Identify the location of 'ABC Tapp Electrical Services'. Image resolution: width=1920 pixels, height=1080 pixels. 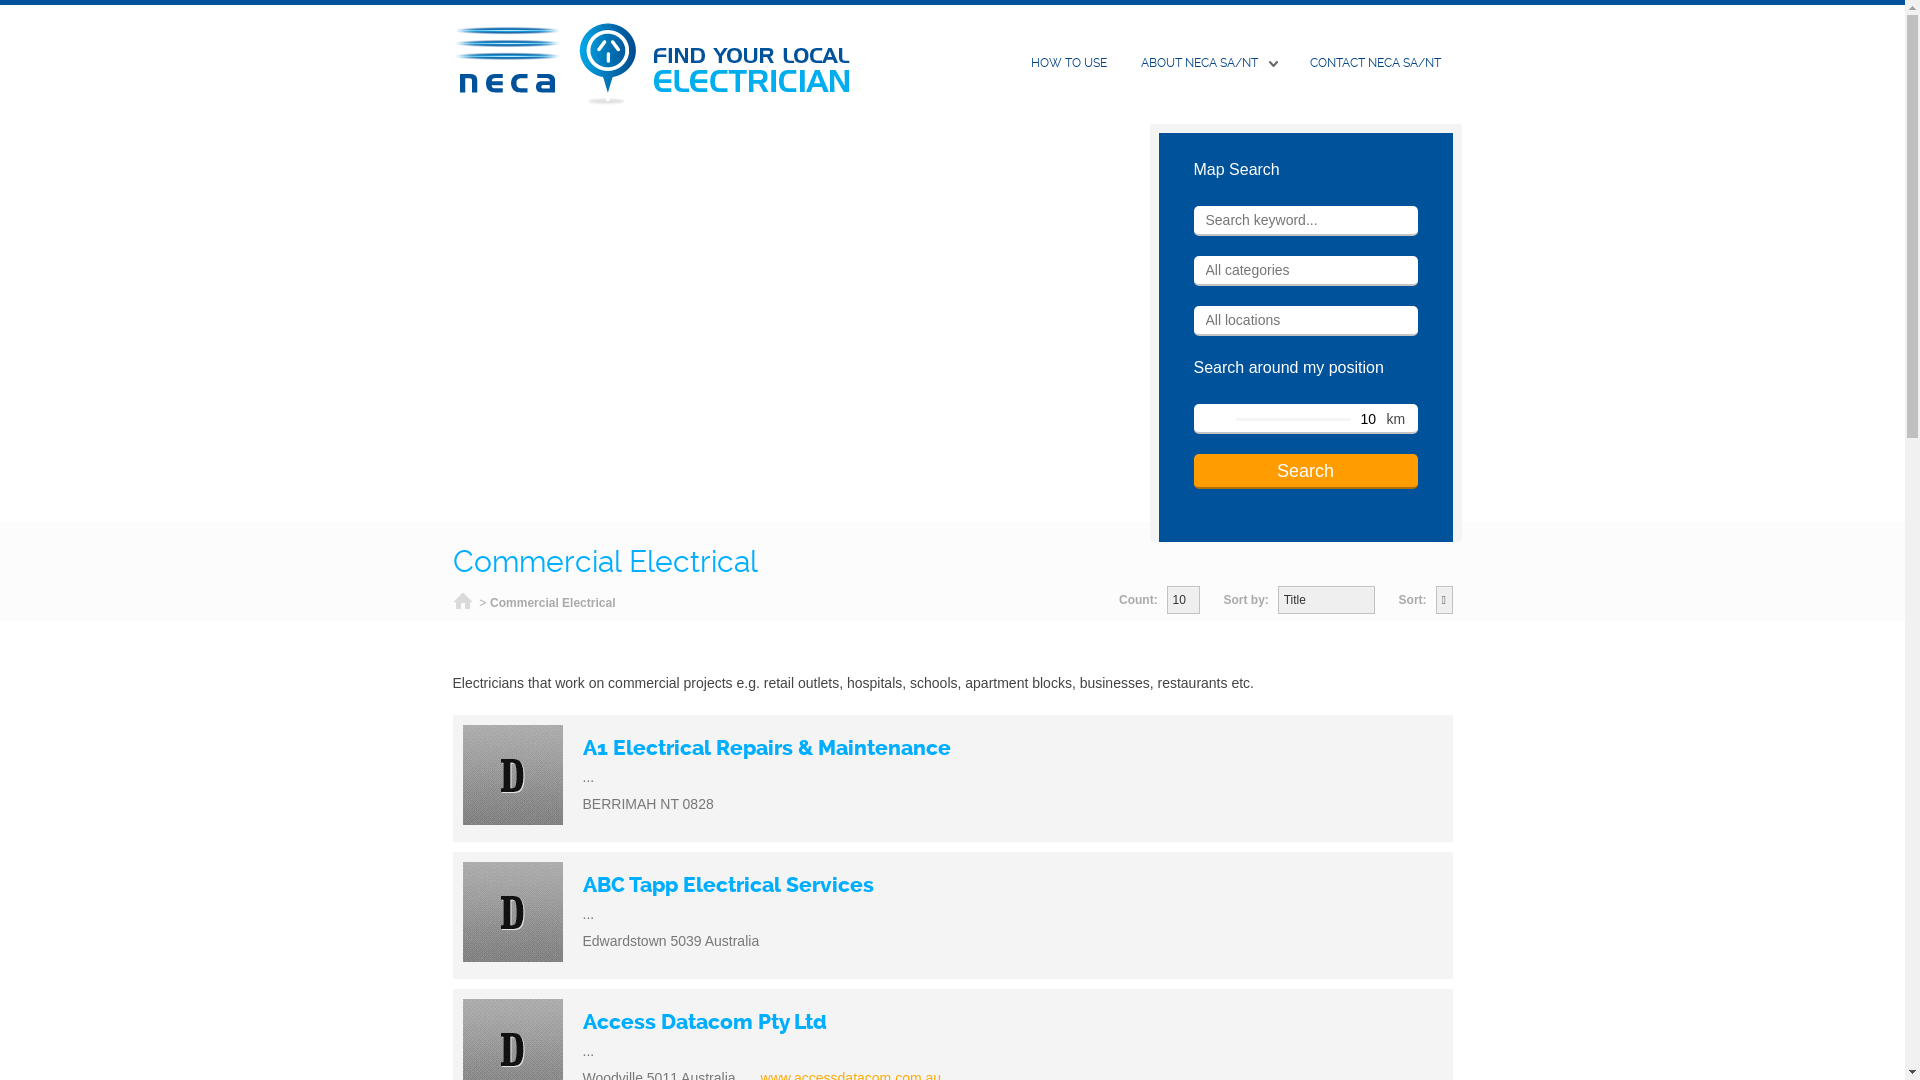
(726, 883).